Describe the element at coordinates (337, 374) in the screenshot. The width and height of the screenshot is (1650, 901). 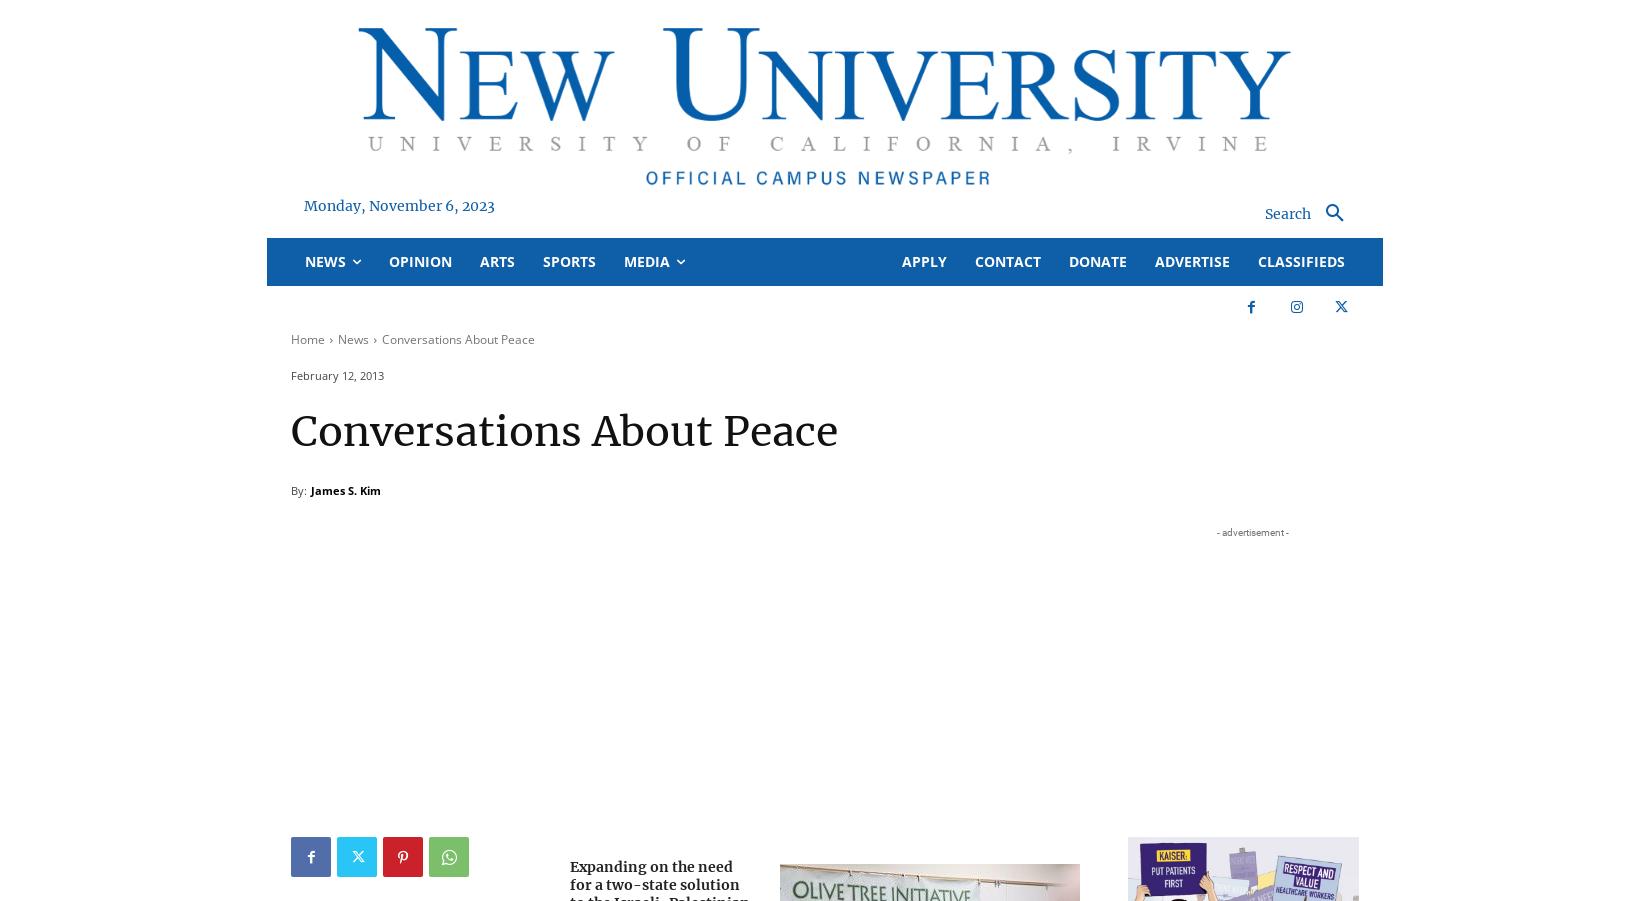
I see `'February 12, 2013'` at that location.